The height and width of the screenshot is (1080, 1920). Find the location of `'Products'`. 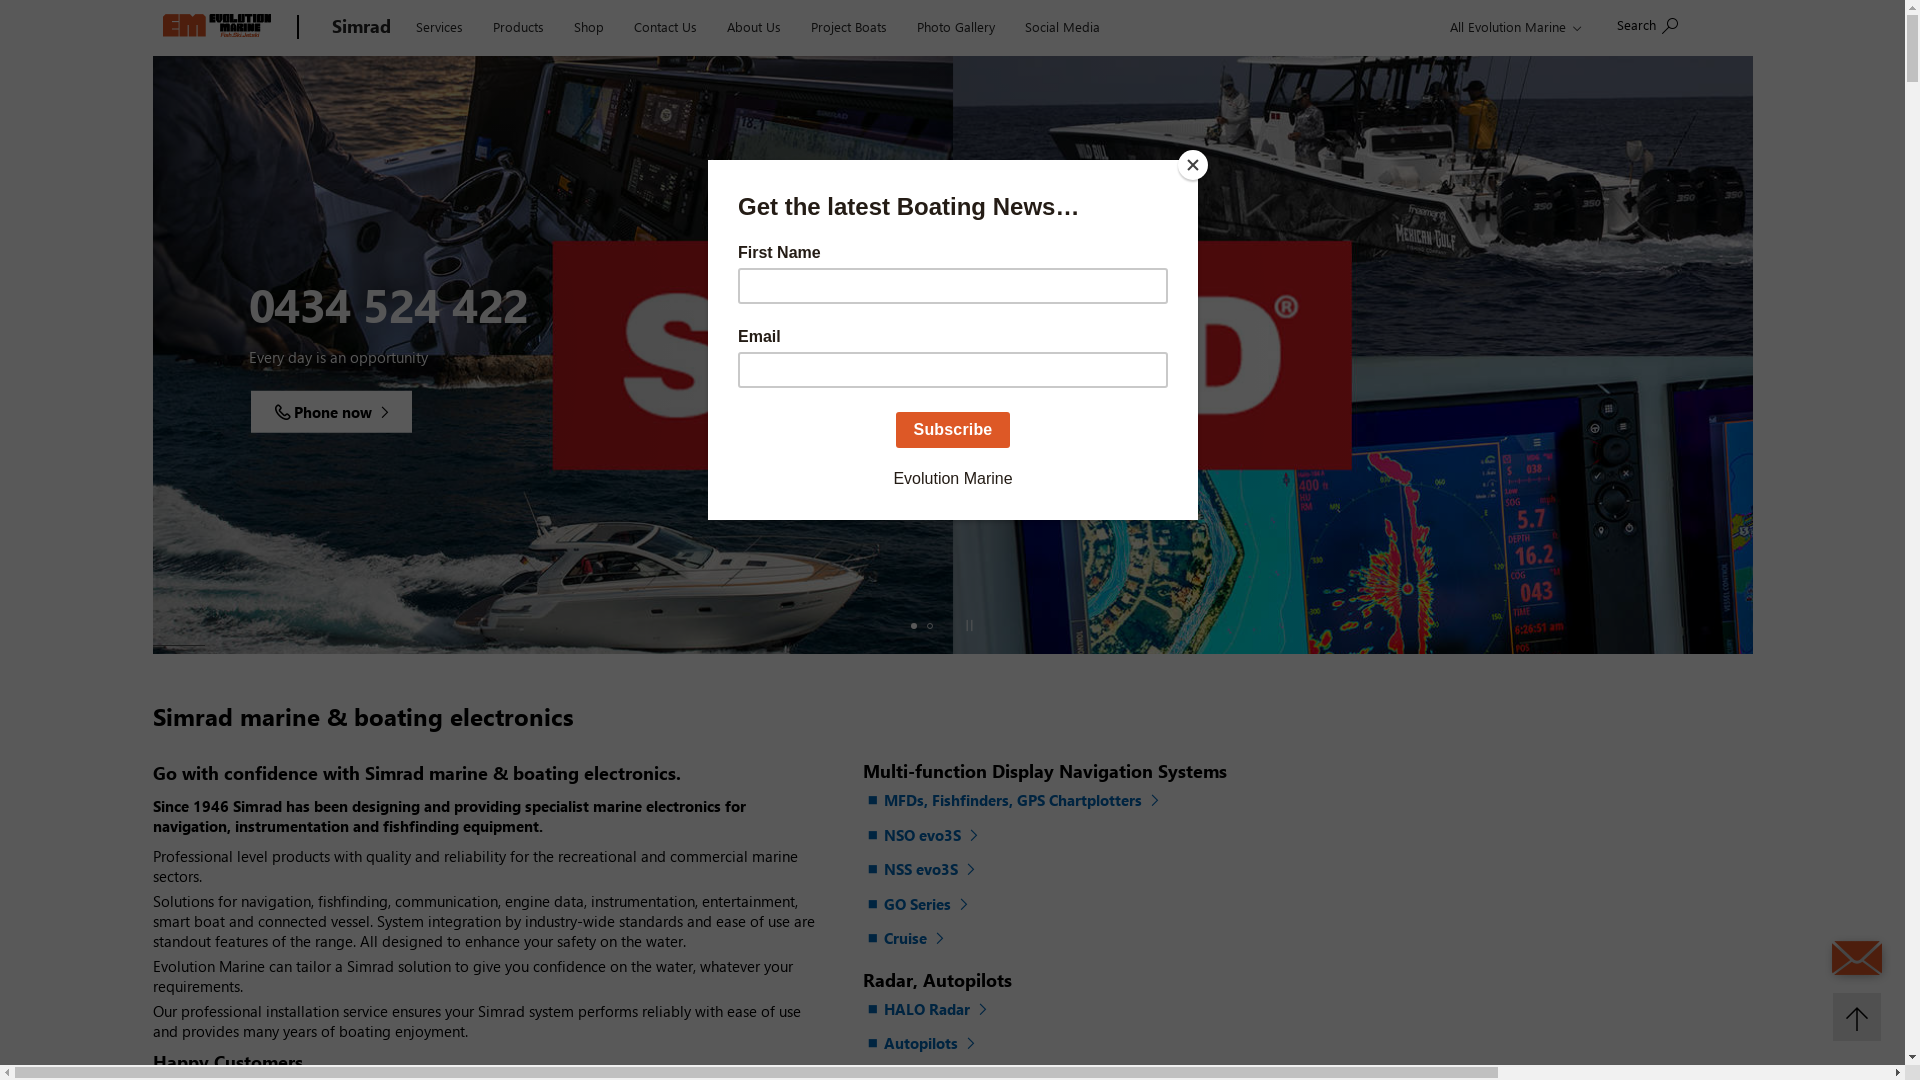

'Products' is located at coordinates (518, 24).